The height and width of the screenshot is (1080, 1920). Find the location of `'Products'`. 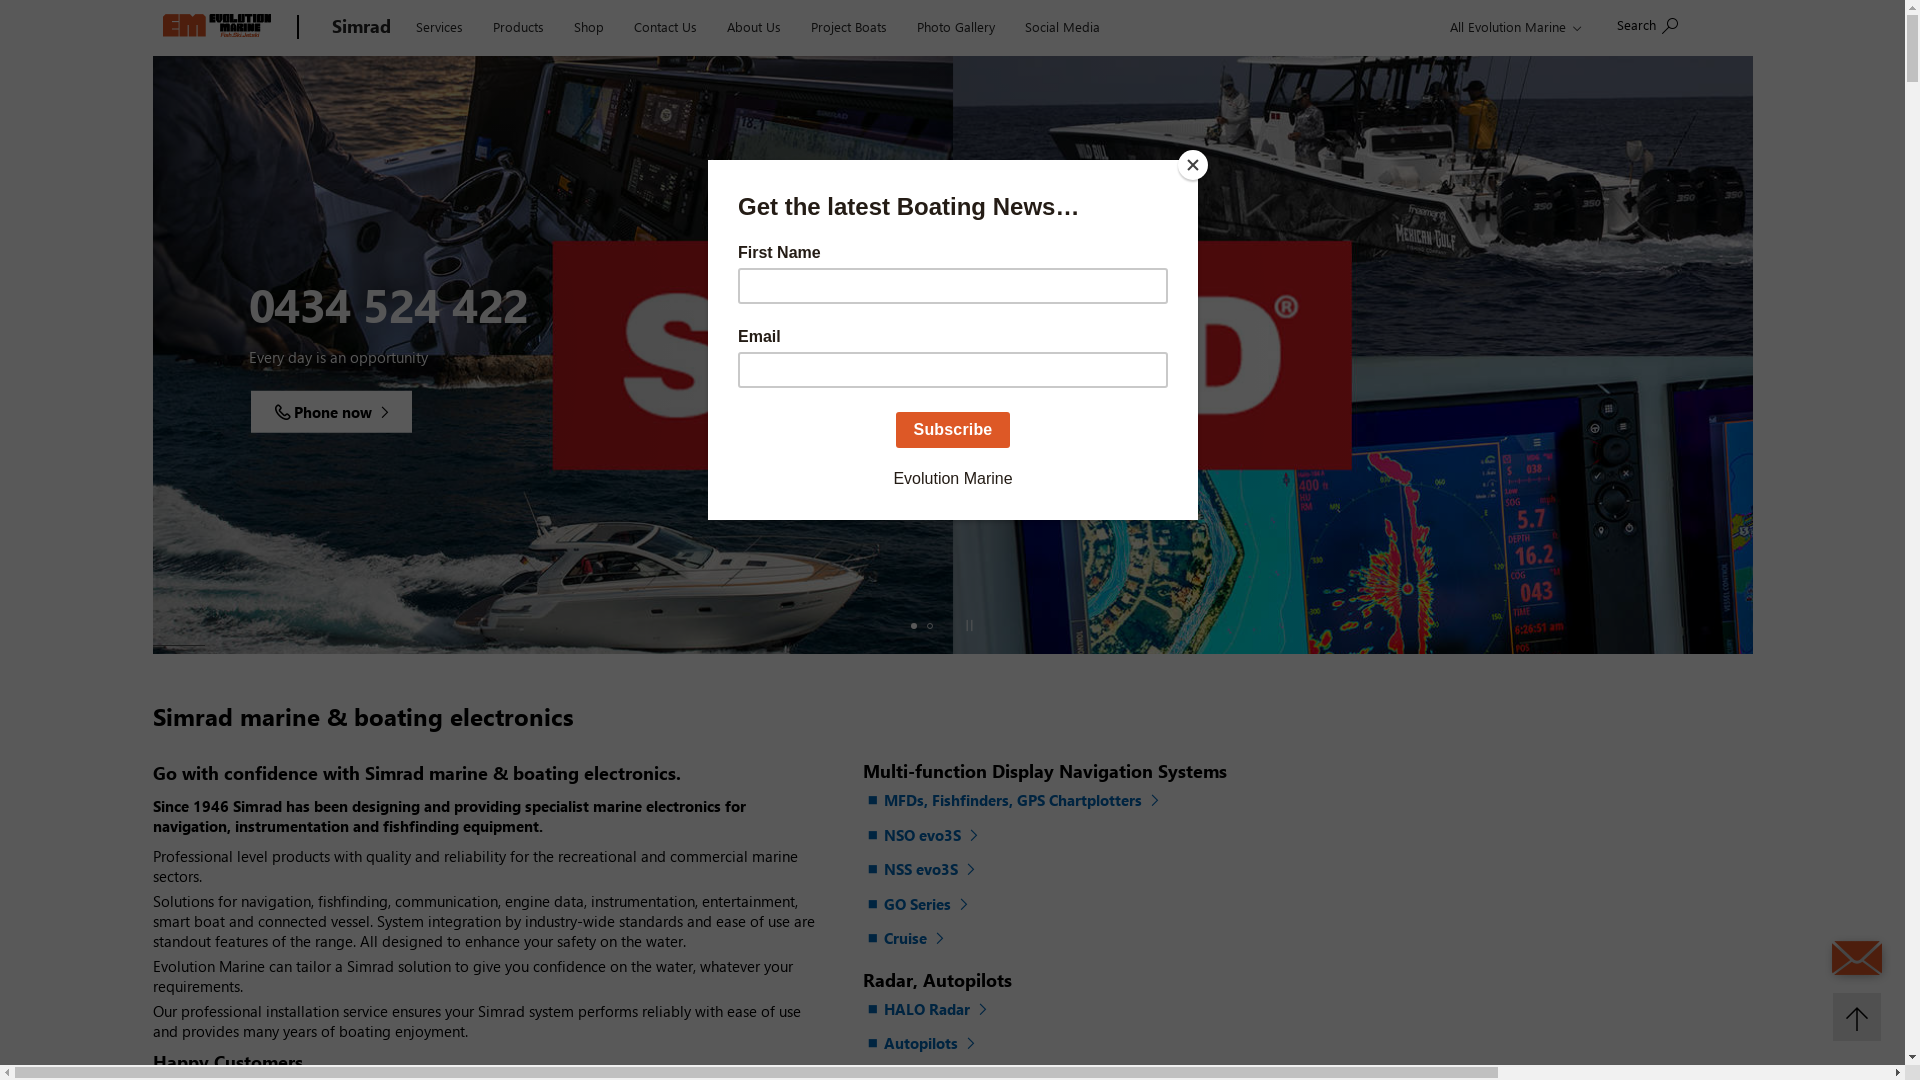

'Products' is located at coordinates (518, 24).